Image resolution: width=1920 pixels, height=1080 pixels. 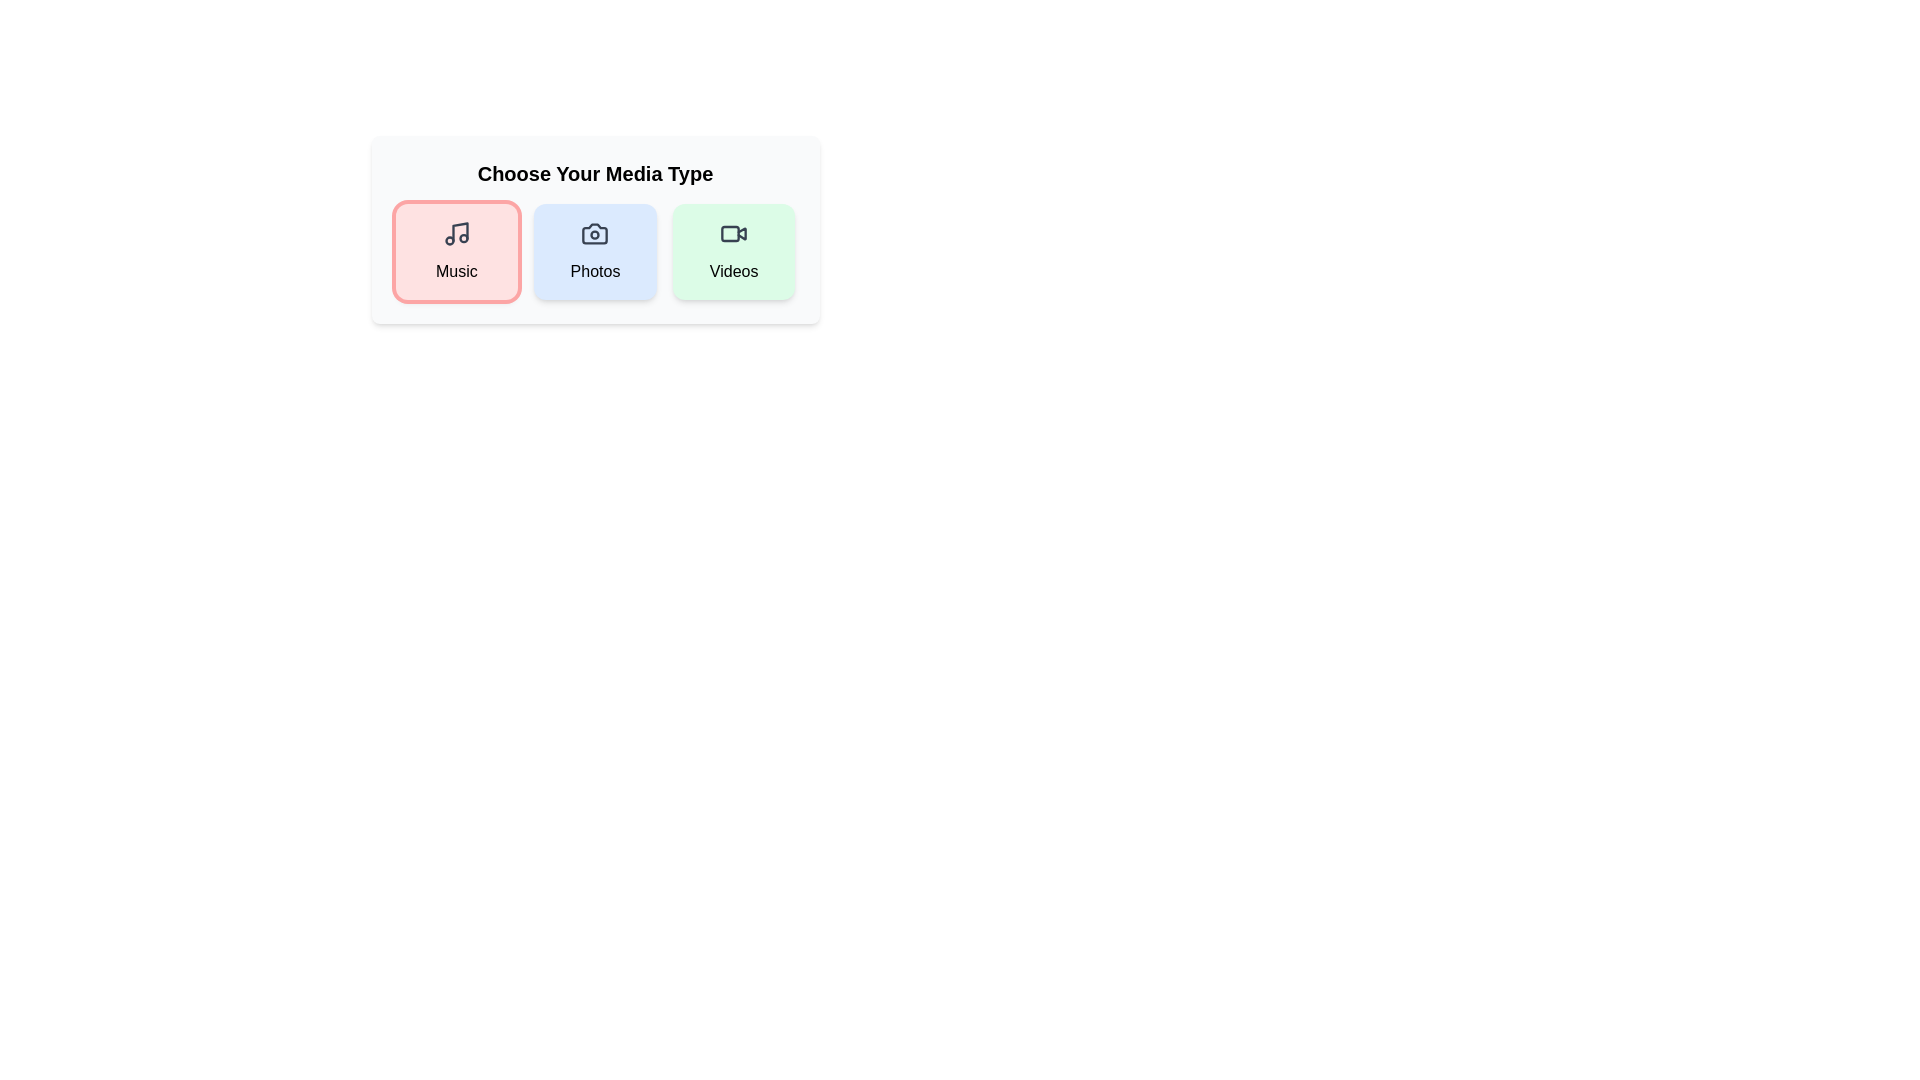 What do you see at coordinates (594, 250) in the screenshot?
I see `the 'Photos' button in the grid of selection buttons labeled 'Music', 'Photos', and 'Videos' by moving the cursor to its center` at bounding box center [594, 250].